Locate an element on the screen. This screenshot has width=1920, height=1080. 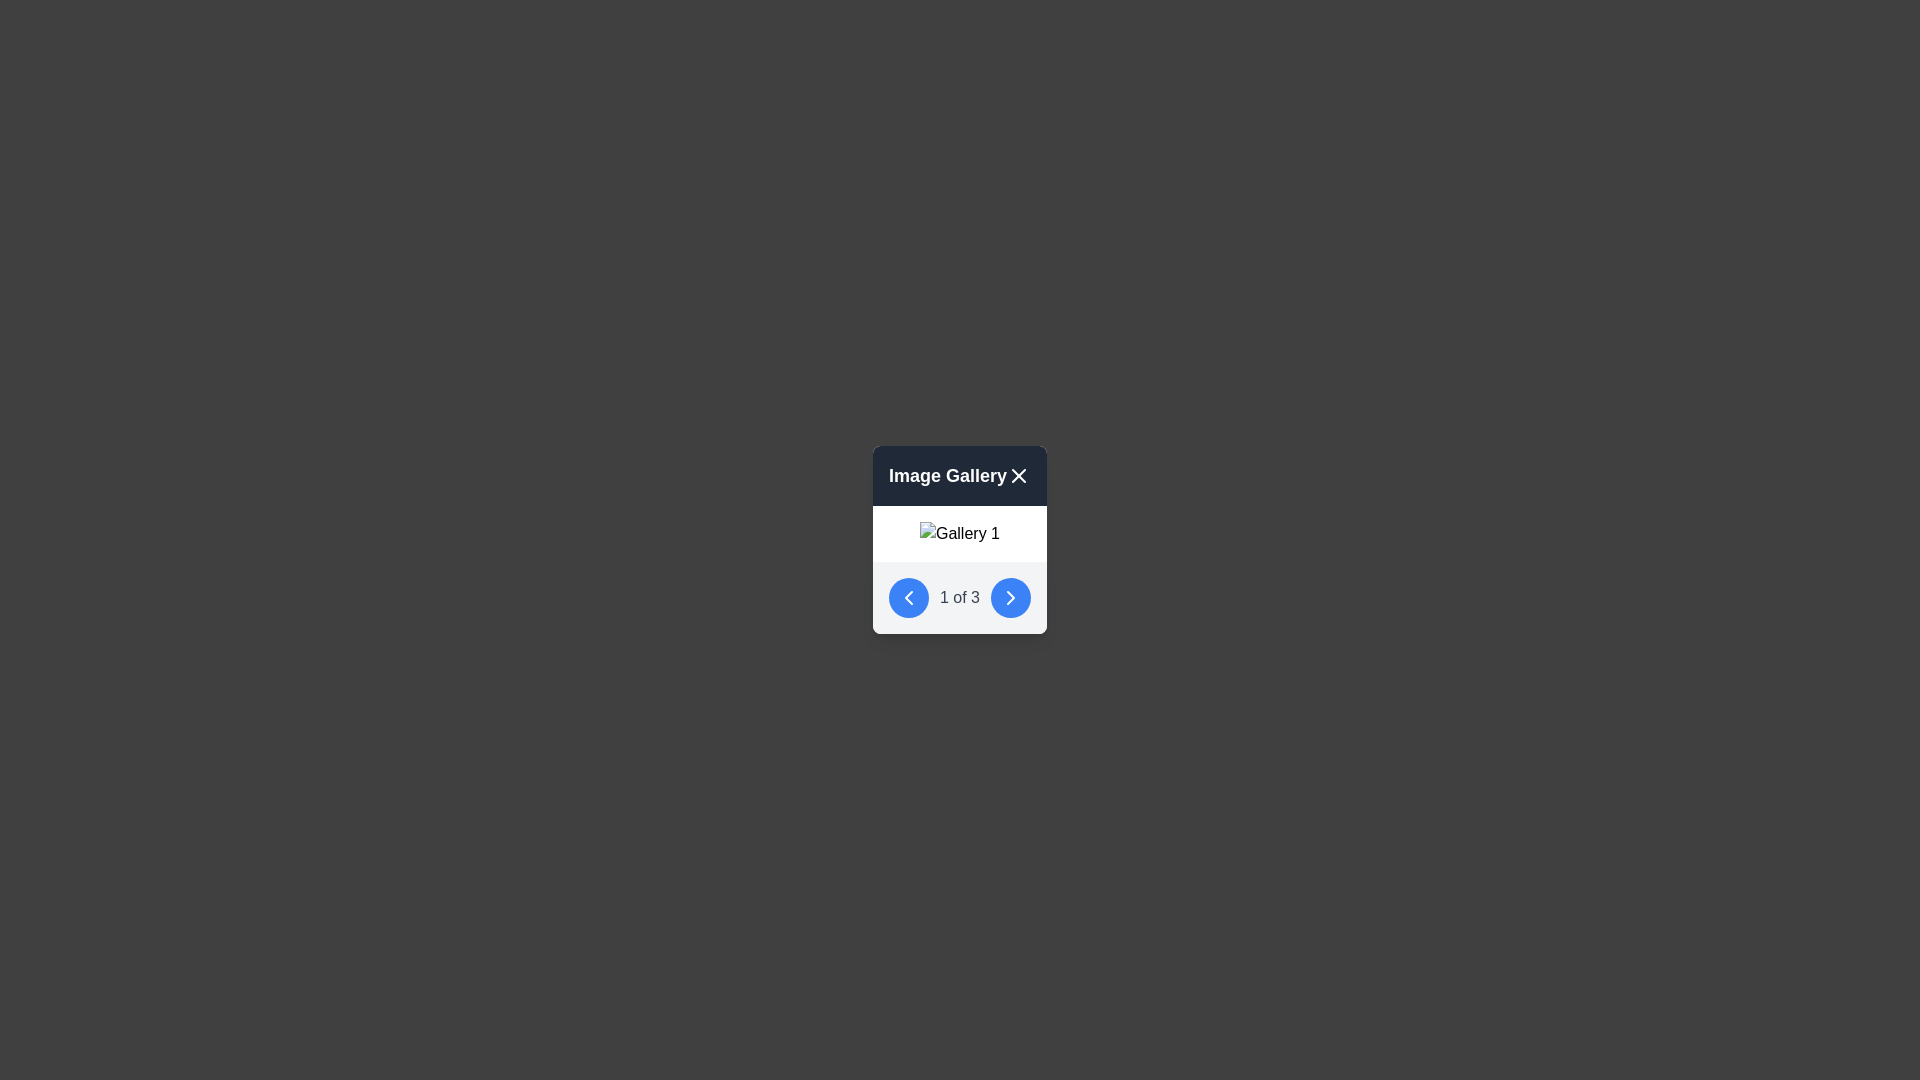
title 'Image Gallery' from the header at the top of the modal dialog, which features a dark gray background and contains a bold white text aligned to the left is located at coordinates (960, 475).